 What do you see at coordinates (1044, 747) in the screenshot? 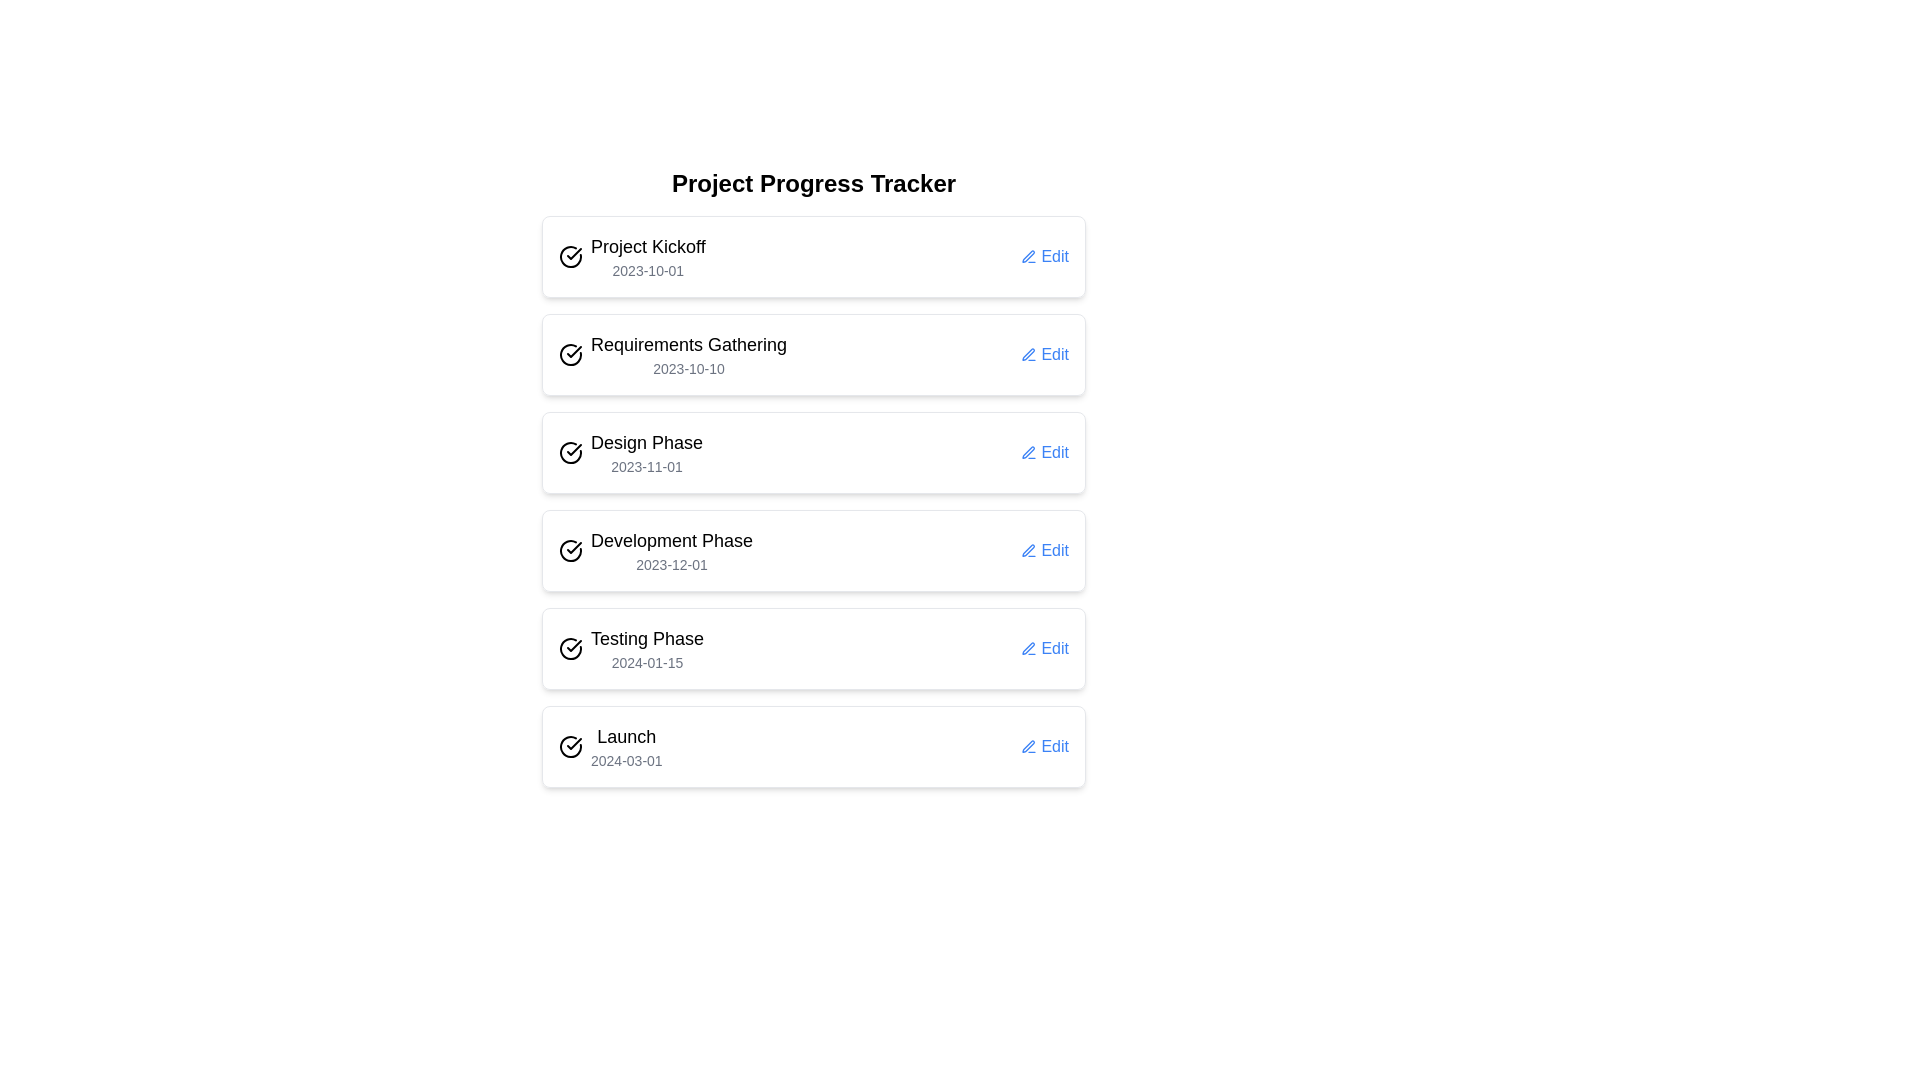
I see `the button with an icon and text that allows users to edit the associated content or configuration of the 'Launch' card located at the bottom of the 'Launch 2024-03-01' list` at bounding box center [1044, 747].